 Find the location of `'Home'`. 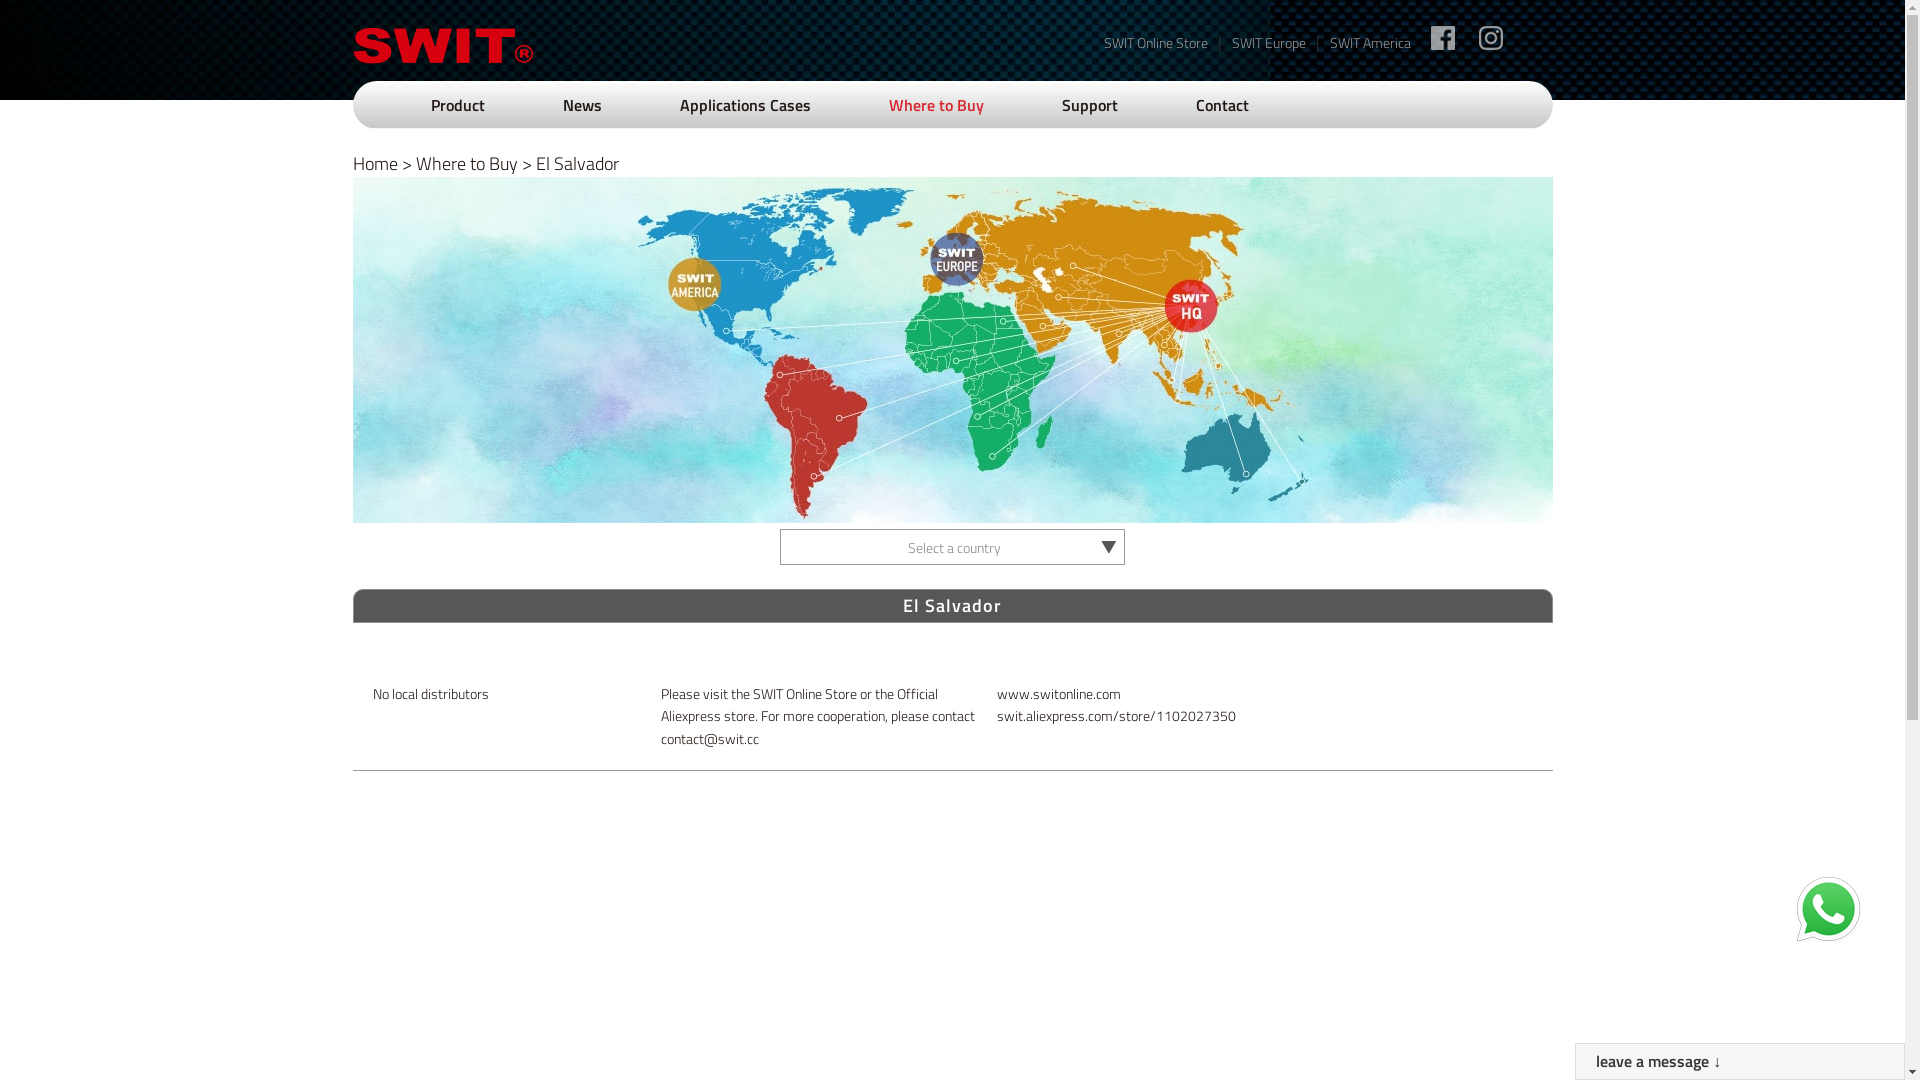

'Home' is located at coordinates (374, 162).